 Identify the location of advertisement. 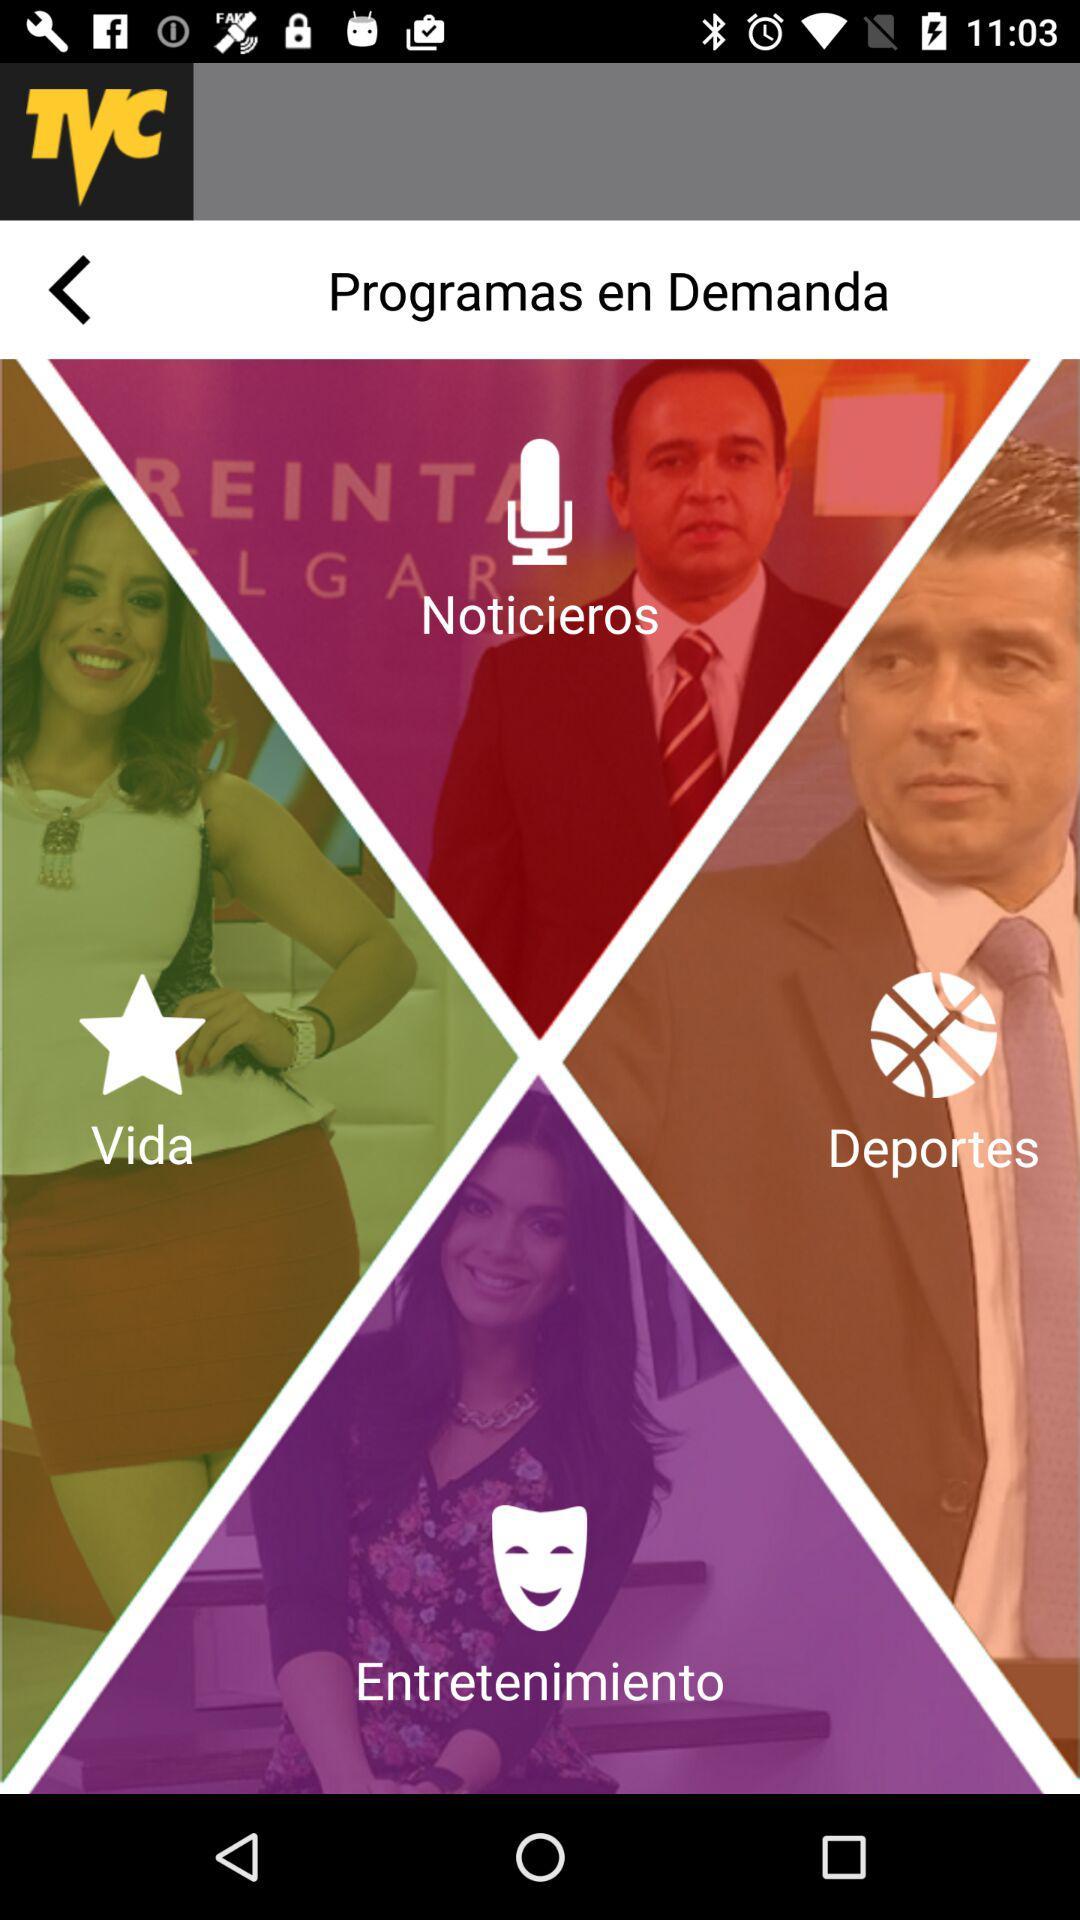
(636, 140).